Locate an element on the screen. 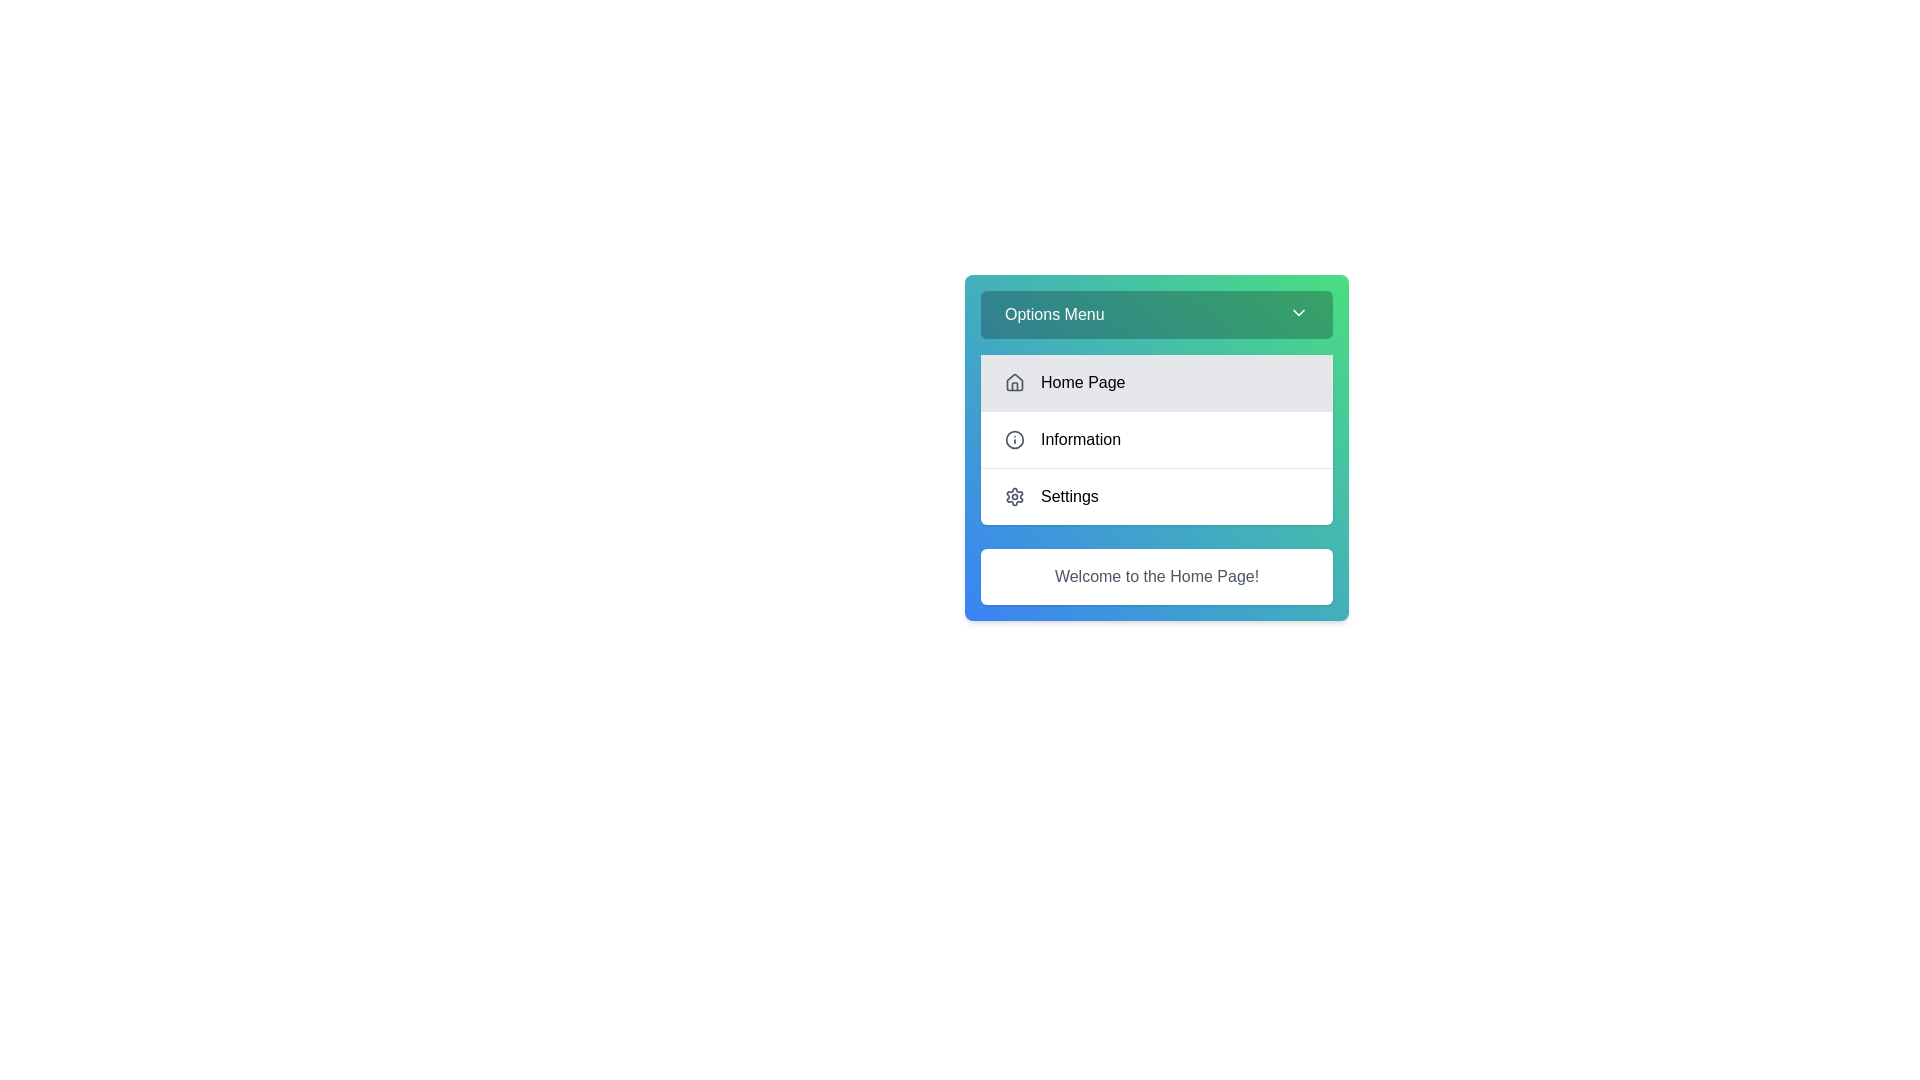  the circular graphical shape component that is part of an icon or graphic, positioned near textual descriptions and other graphical elements is located at coordinates (1014, 438).